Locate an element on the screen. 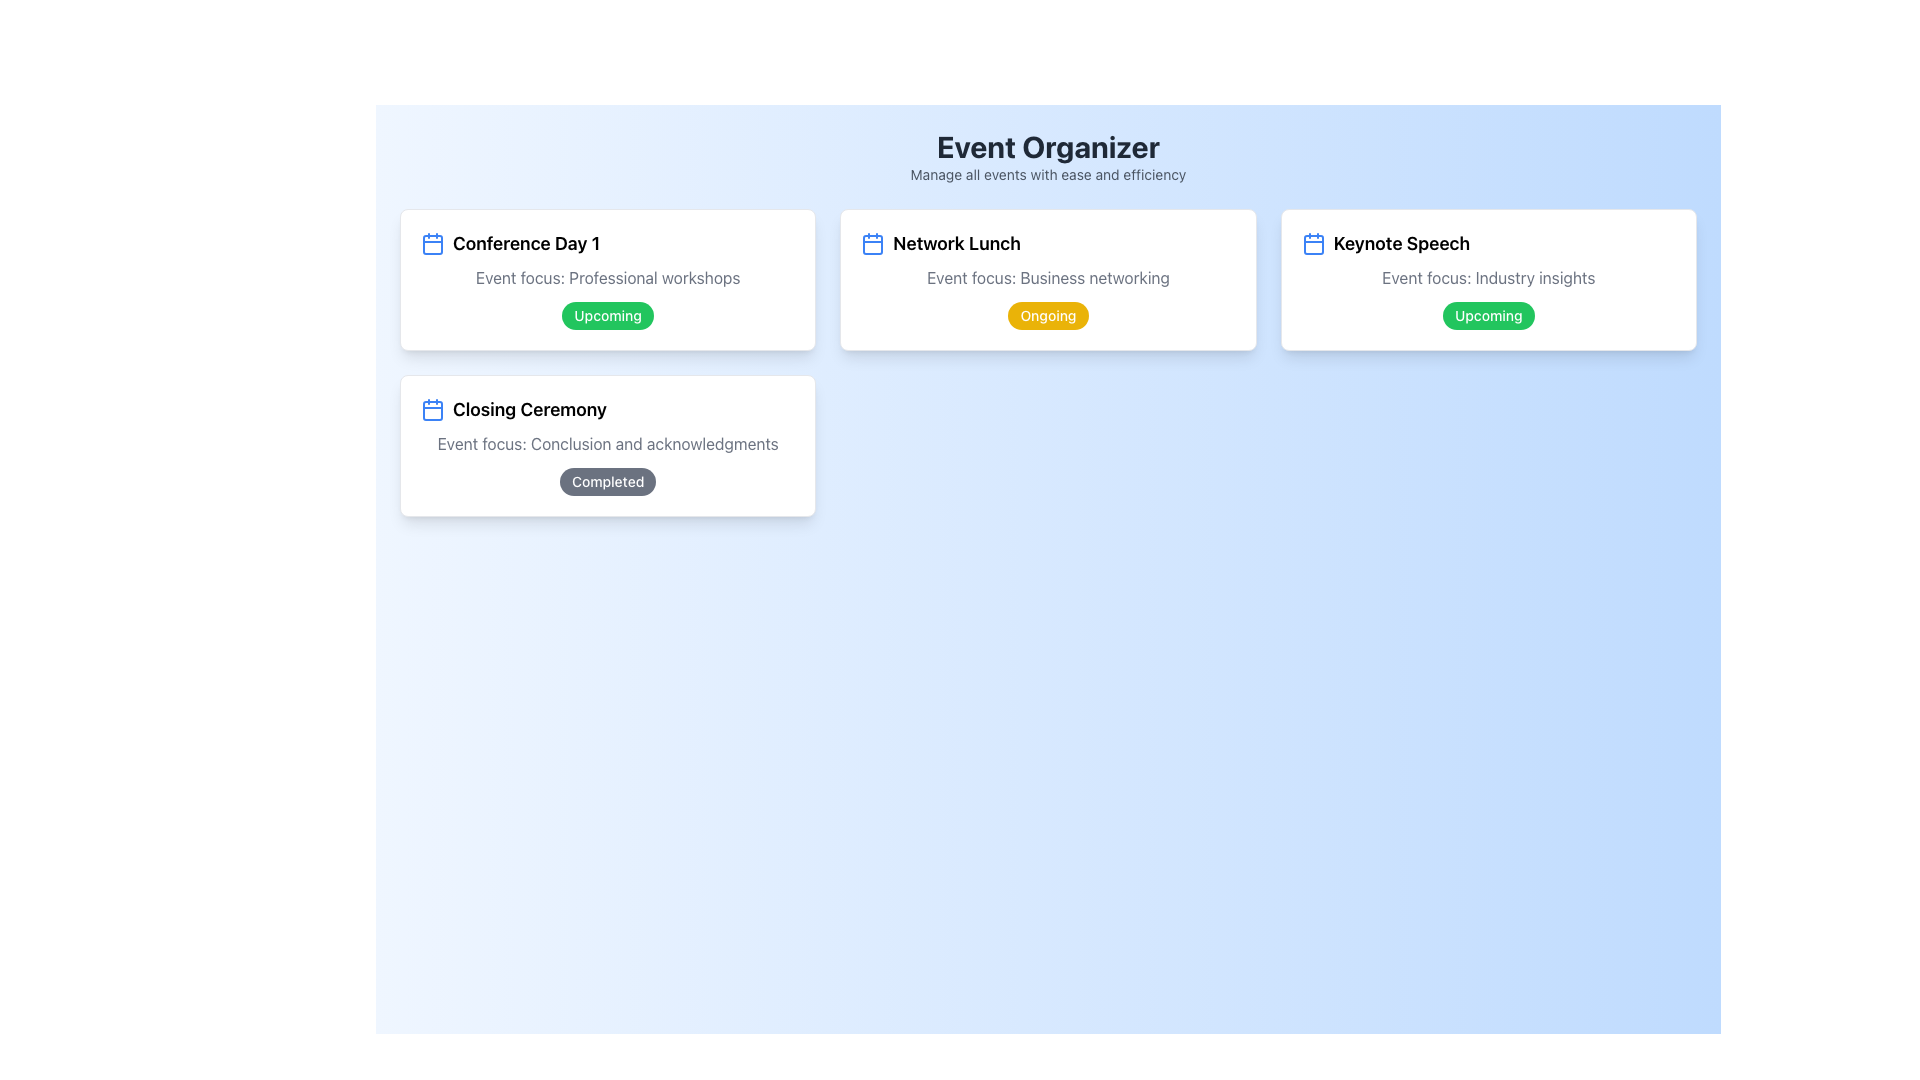 The width and height of the screenshot is (1920, 1080). the Status Indicator (Badge) located at the bottom-right of the 'Closing Ceremony' card, which indicates that the event is completed is located at coordinates (607, 482).